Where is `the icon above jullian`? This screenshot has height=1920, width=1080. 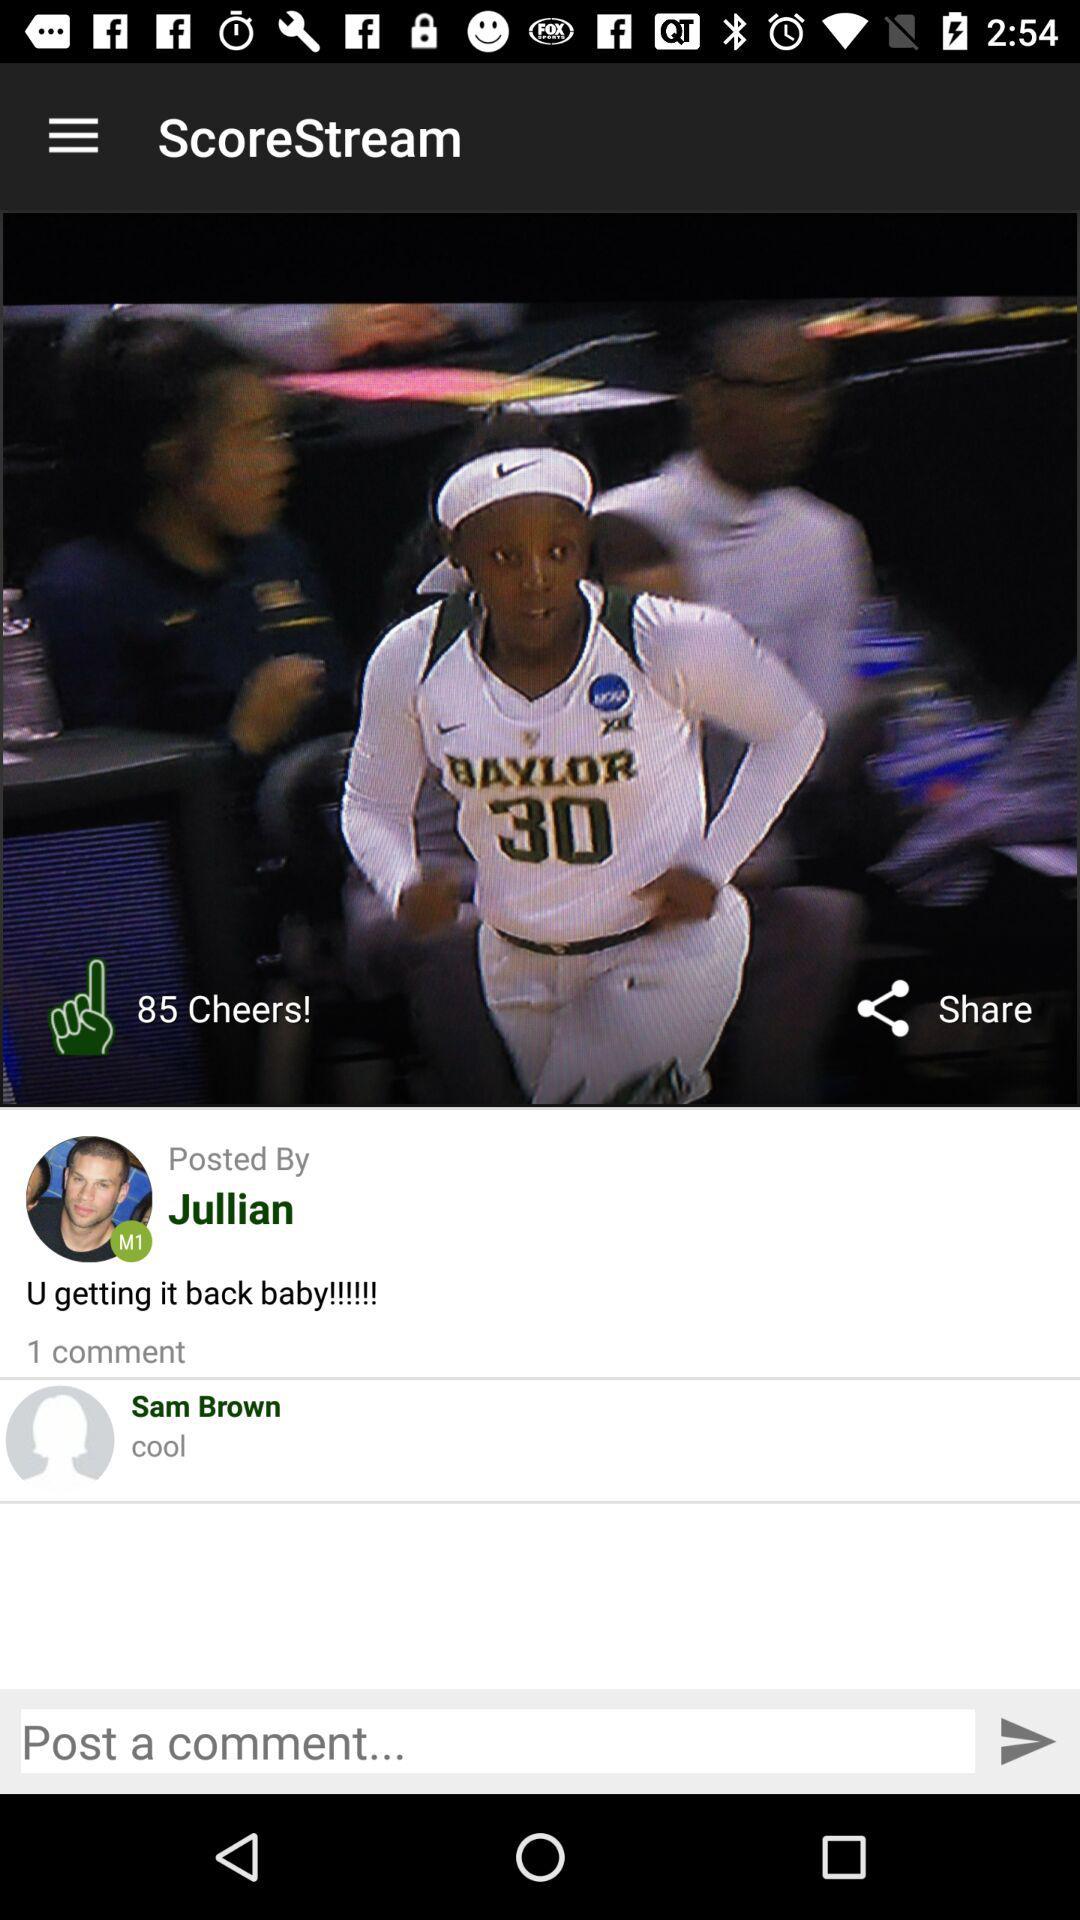
the icon above jullian is located at coordinates (237, 1157).